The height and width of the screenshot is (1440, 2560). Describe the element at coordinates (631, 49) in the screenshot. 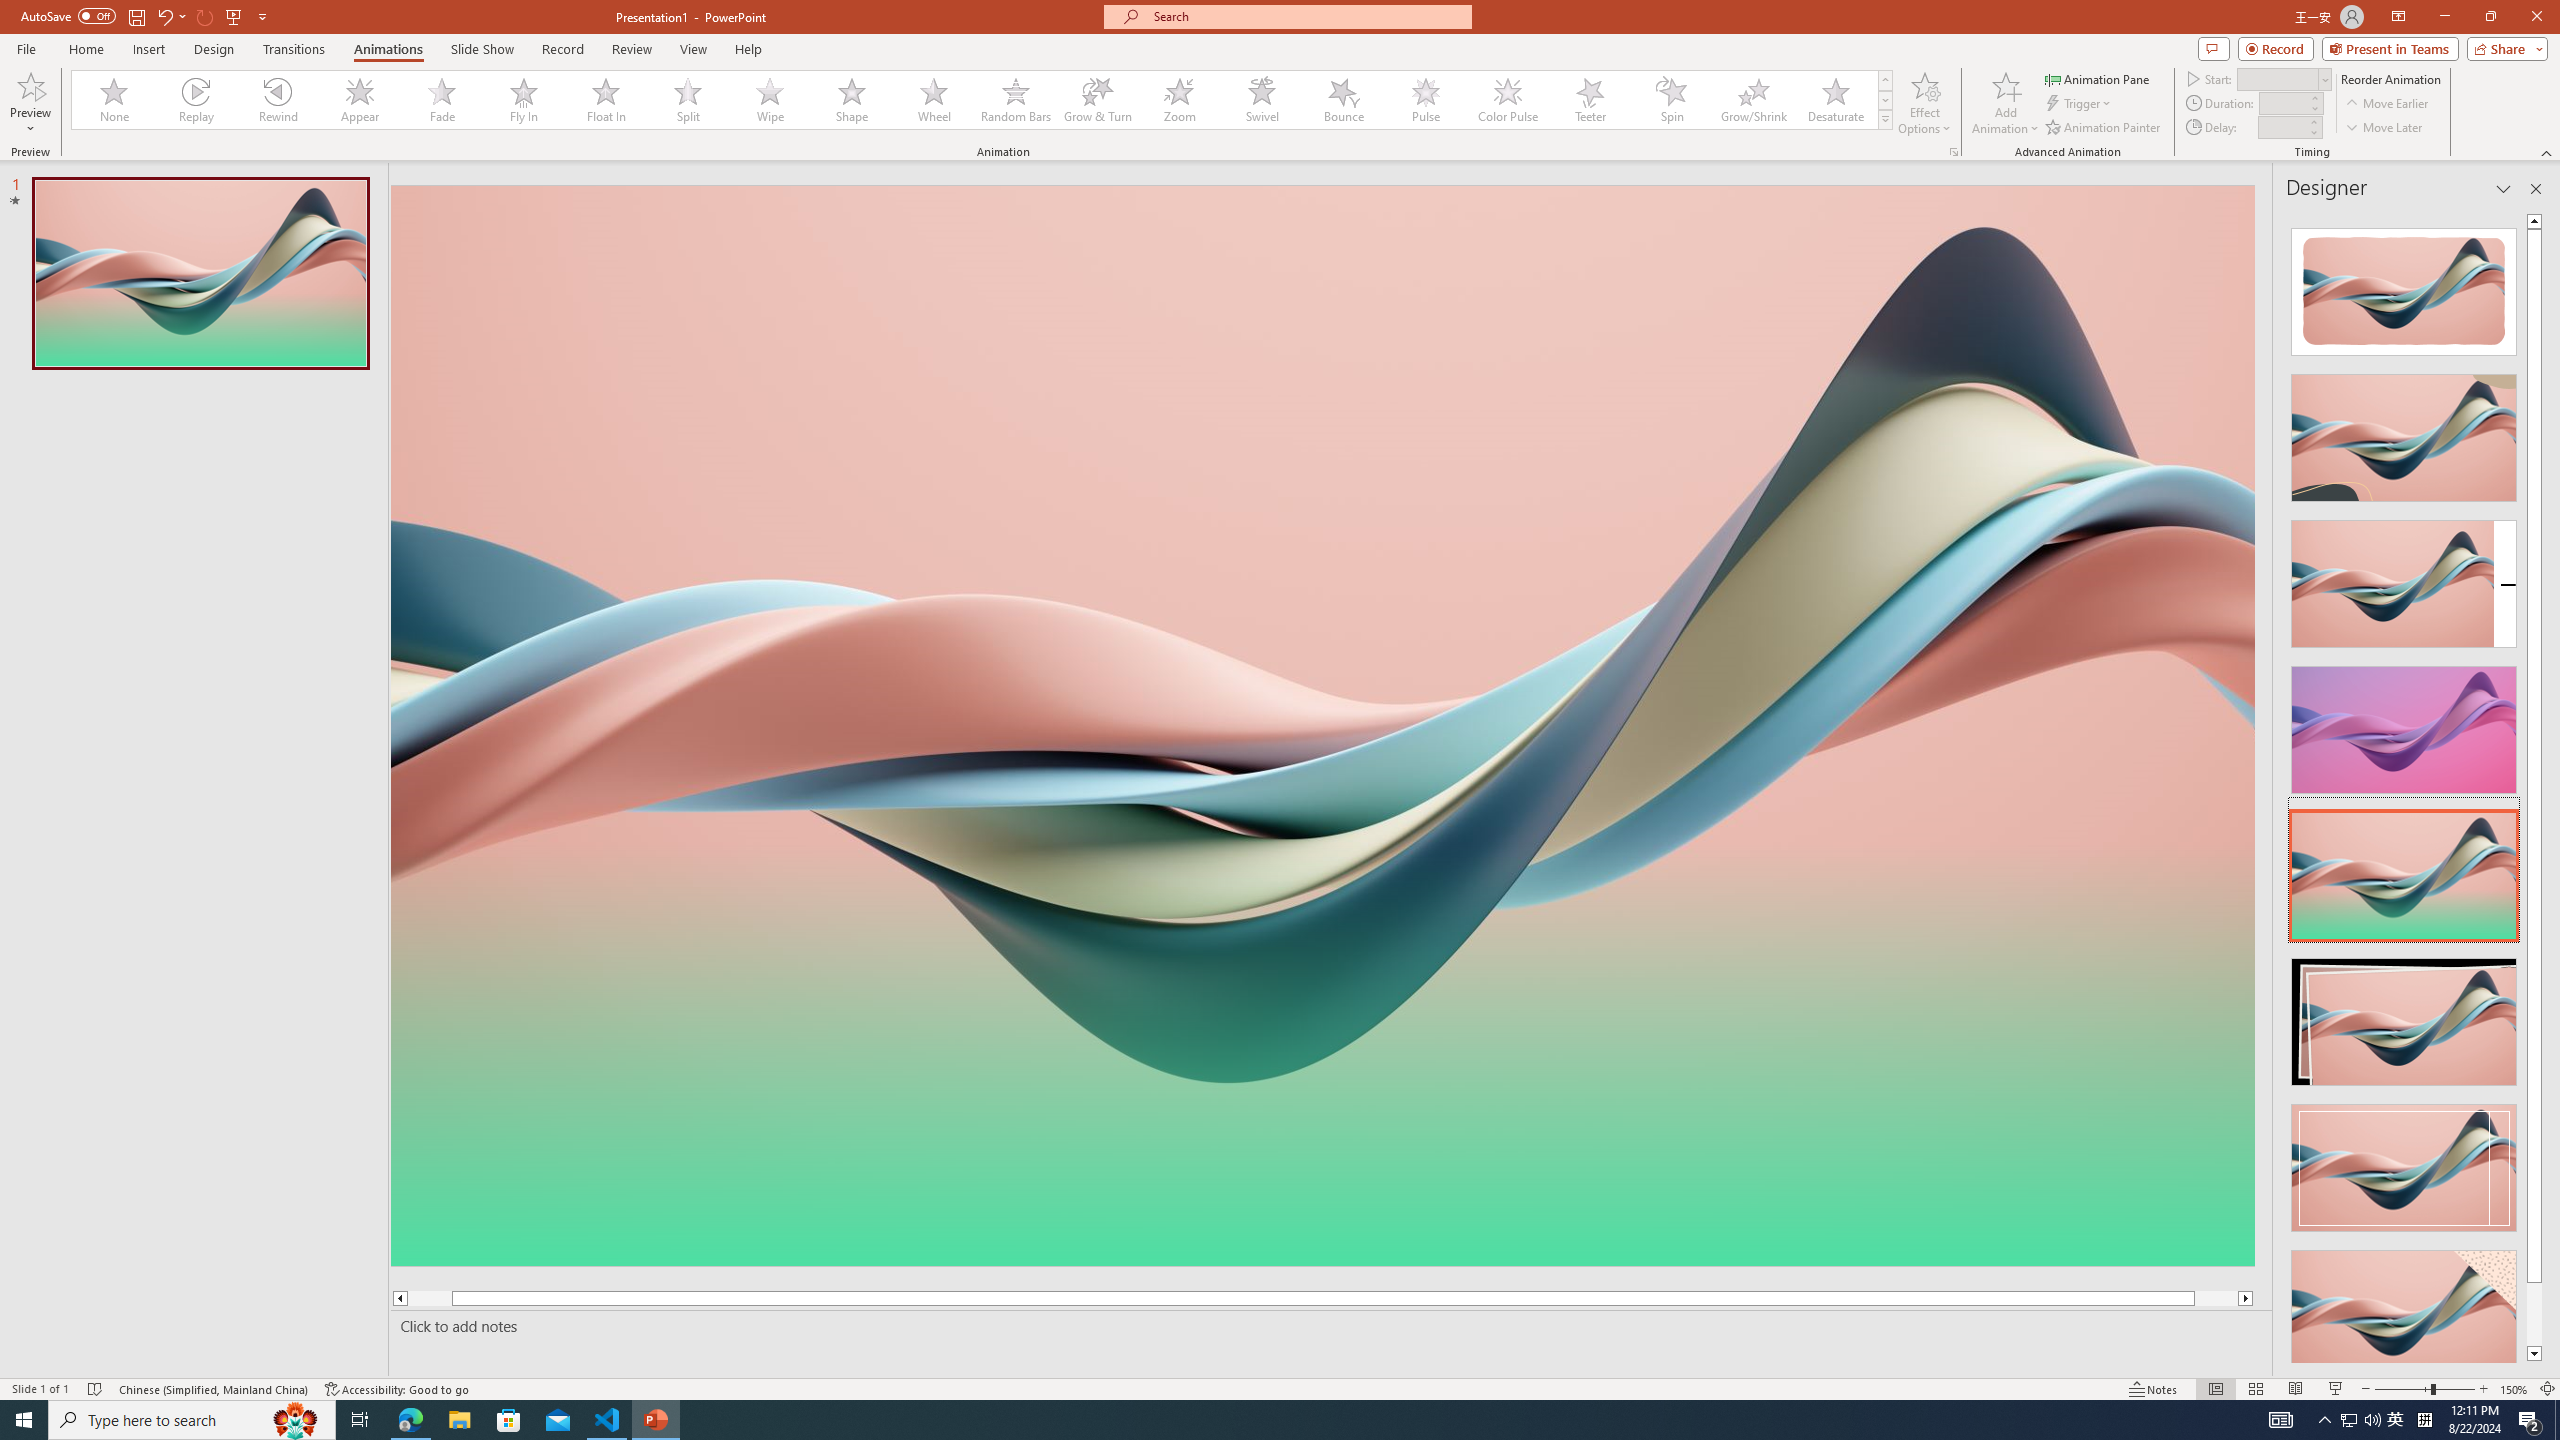

I see `'Review'` at that location.